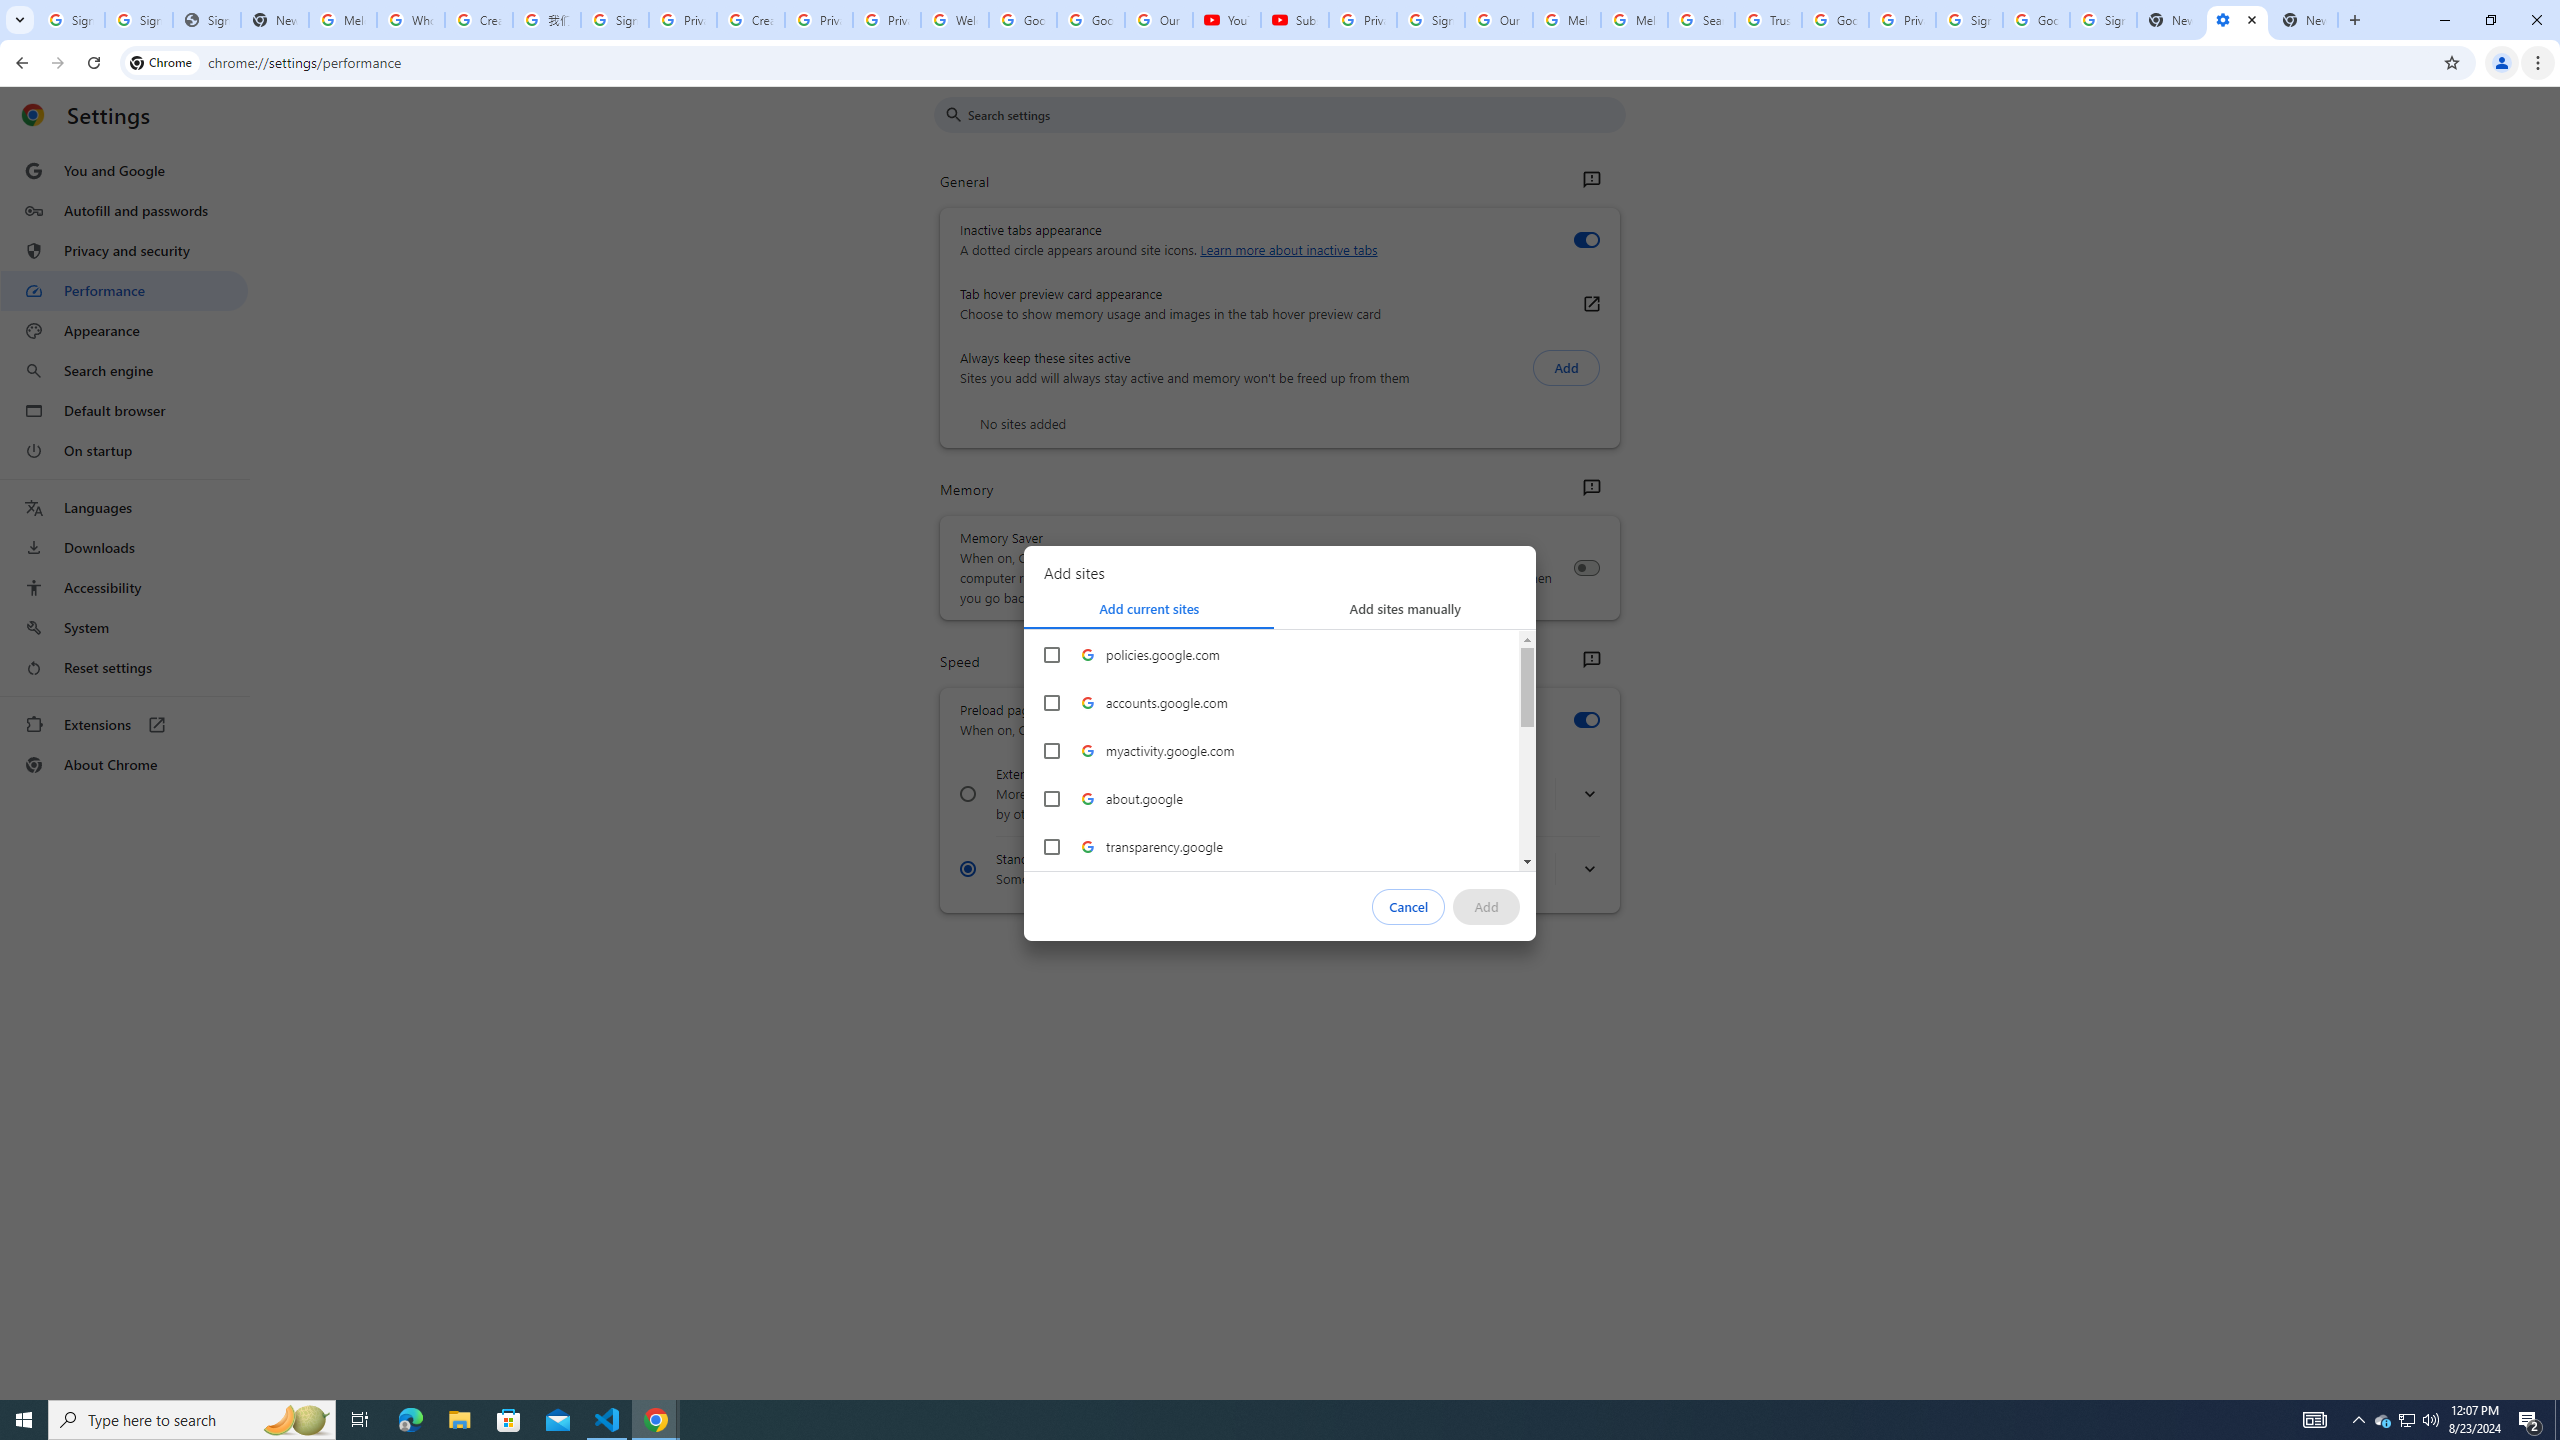  I want to click on 'policies.google.com', so click(1051, 654).